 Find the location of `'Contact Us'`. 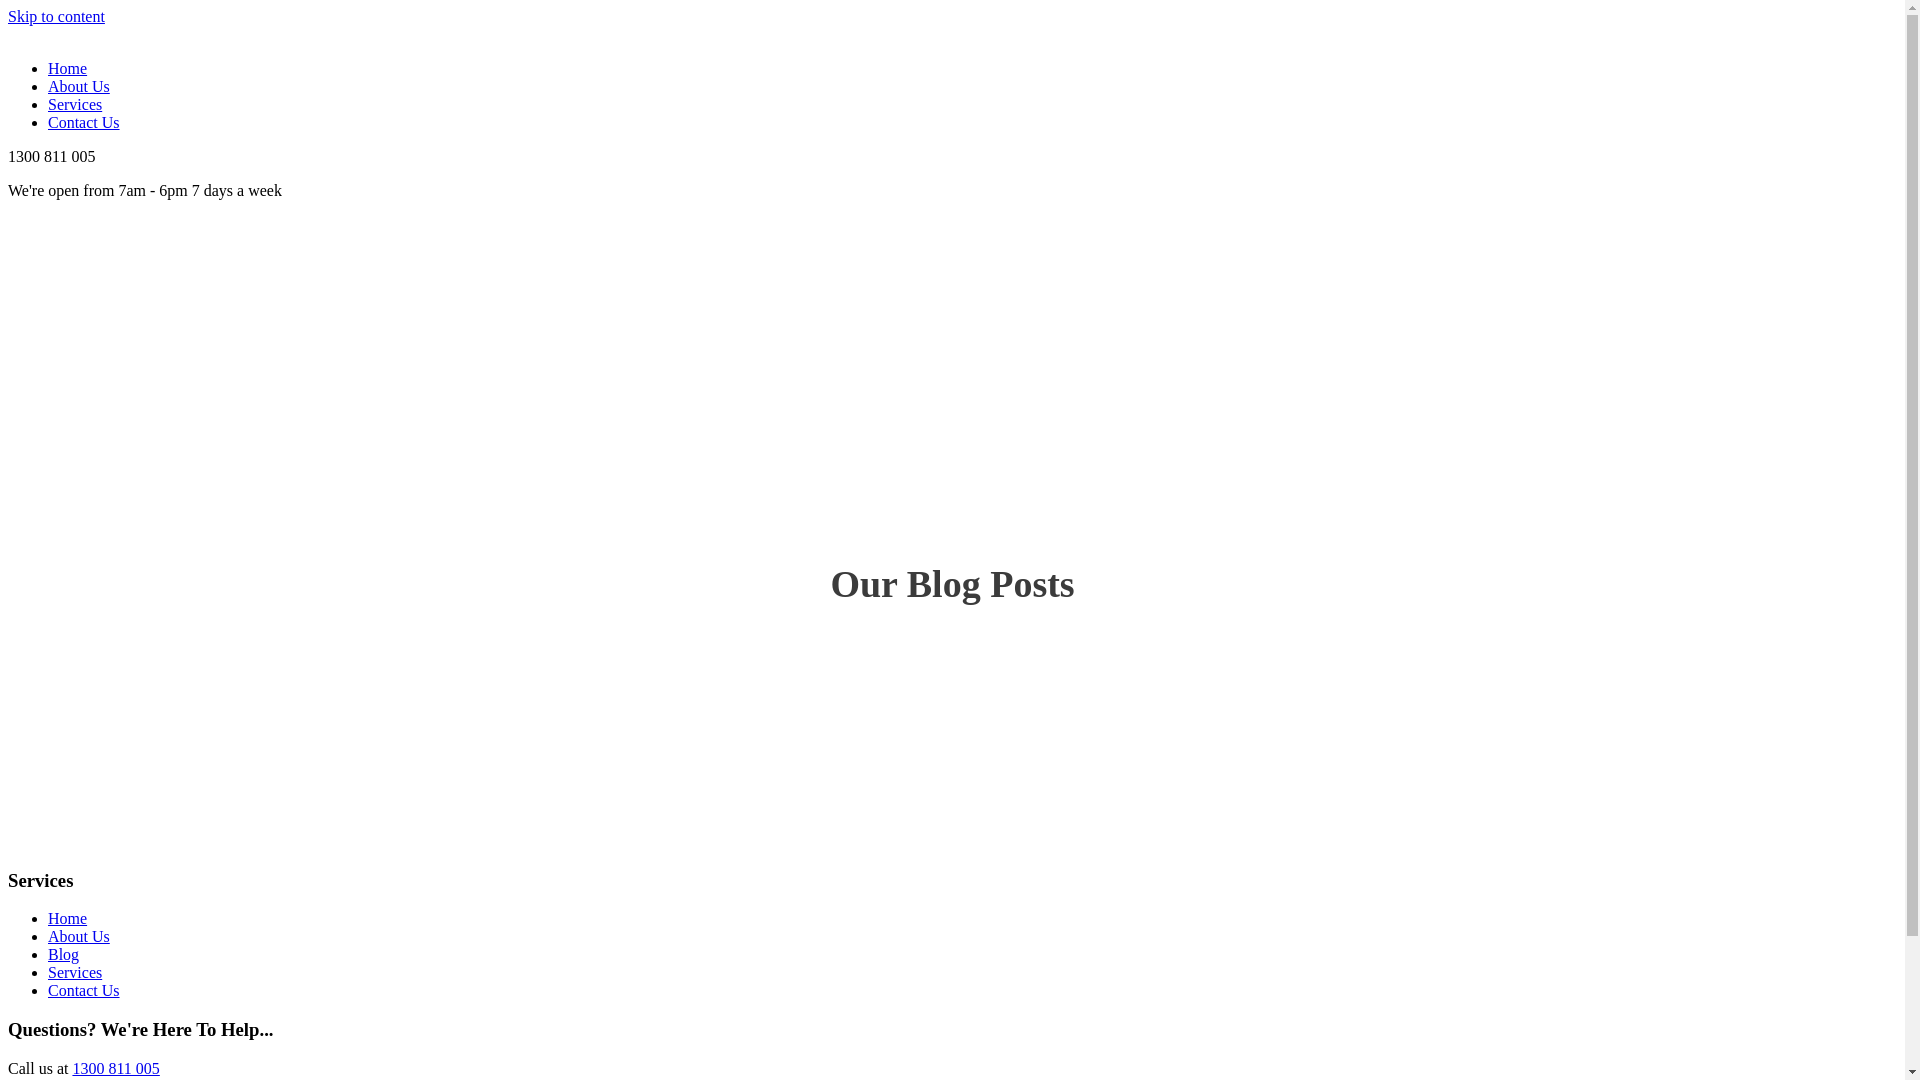

'Contact Us' is located at coordinates (82, 990).